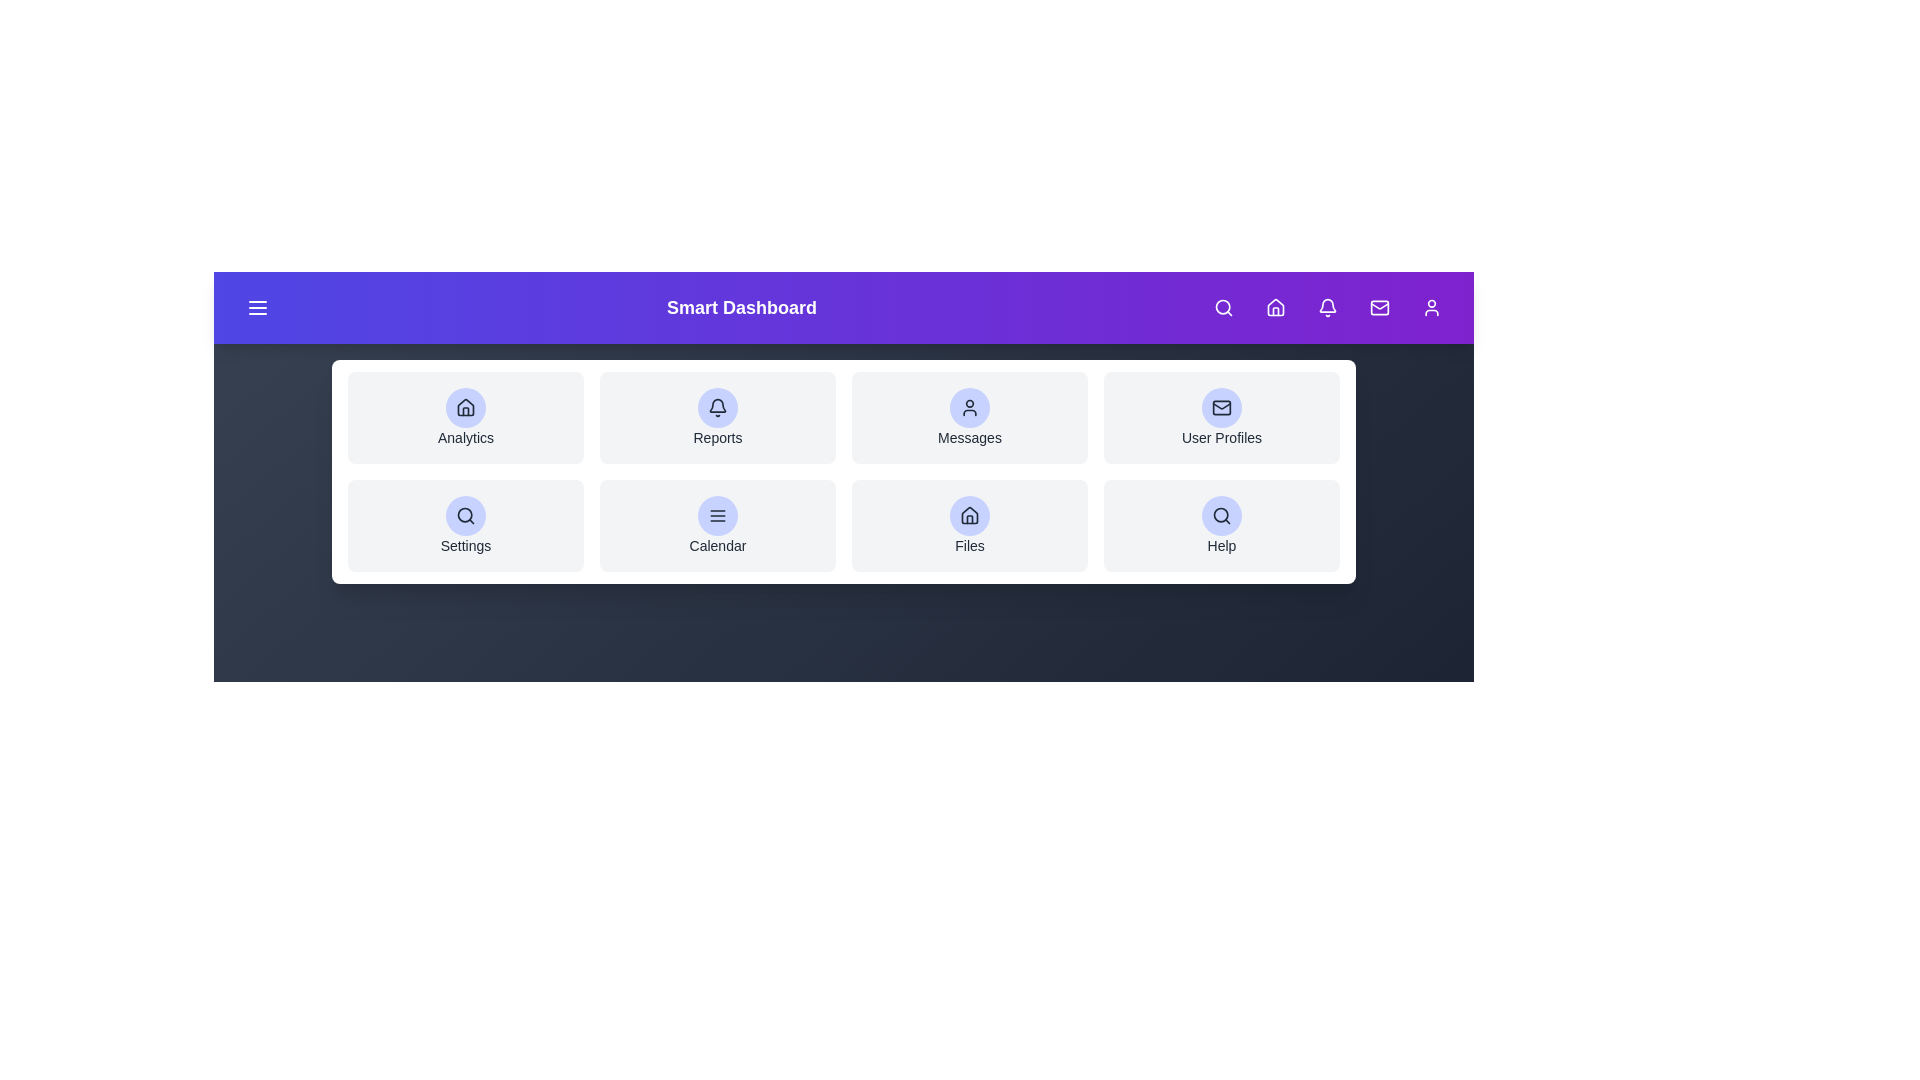 The image size is (1920, 1080). What do you see at coordinates (1430, 308) in the screenshot?
I see `the user button in the app bar` at bounding box center [1430, 308].